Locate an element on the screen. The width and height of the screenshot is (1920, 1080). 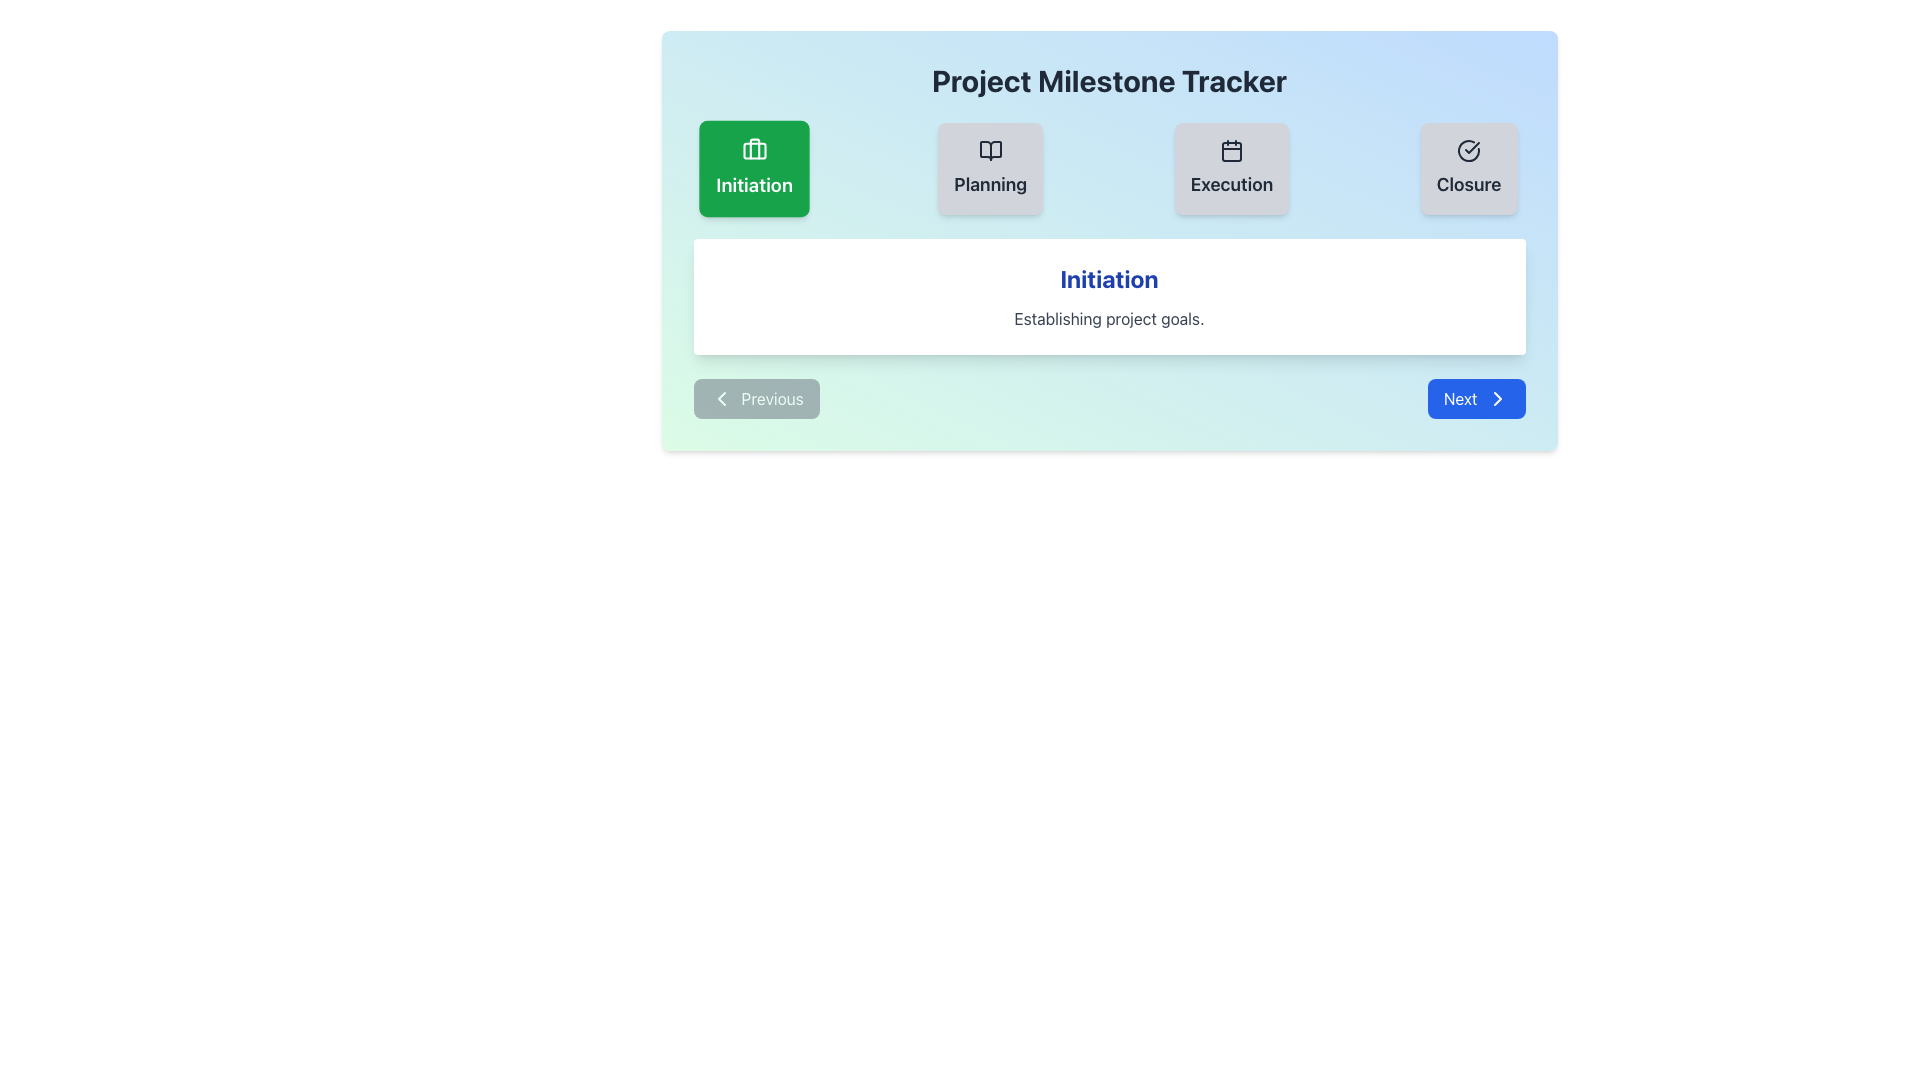
the static text label representing the 'Execution' phase in the Project Milestone Tracker, located between 'Planning' and 'Closure' is located at coordinates (1230, 185).